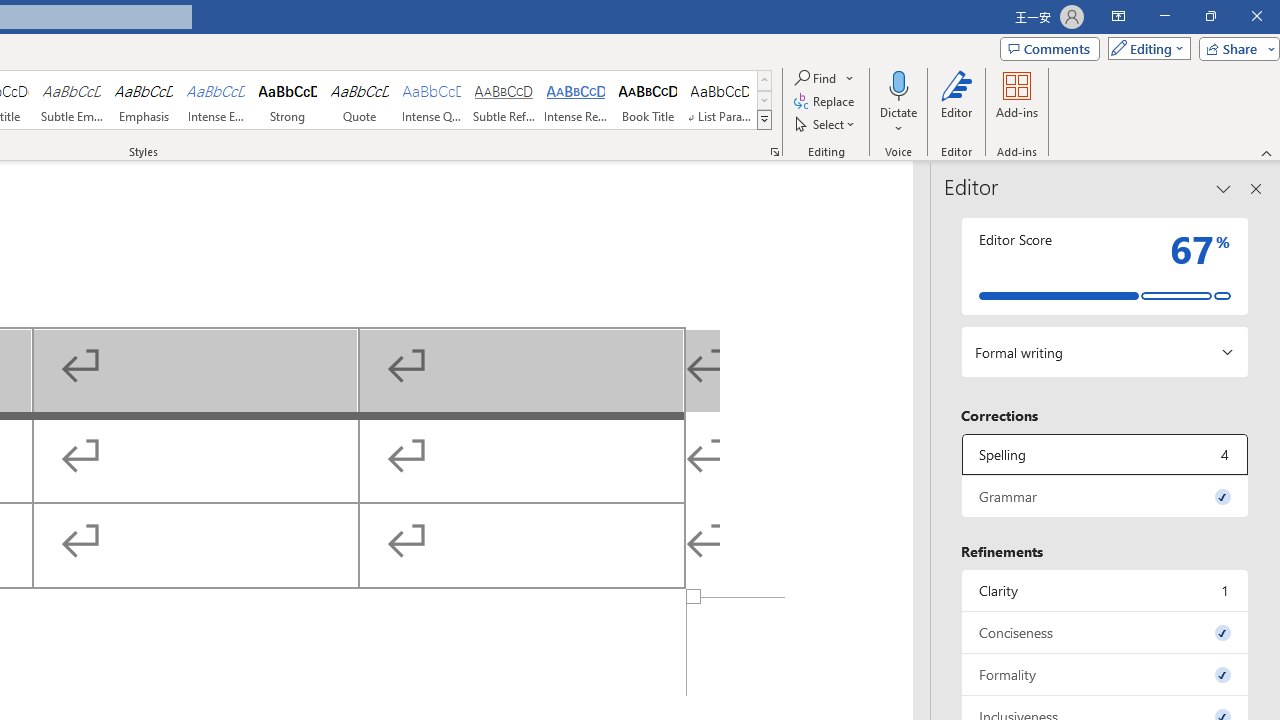 This screenshot has height=720, width=1280. What do you see at coordinates (647, 100) in the screenshot?
I see `'Book Title'` at bounding box center [647, 100].